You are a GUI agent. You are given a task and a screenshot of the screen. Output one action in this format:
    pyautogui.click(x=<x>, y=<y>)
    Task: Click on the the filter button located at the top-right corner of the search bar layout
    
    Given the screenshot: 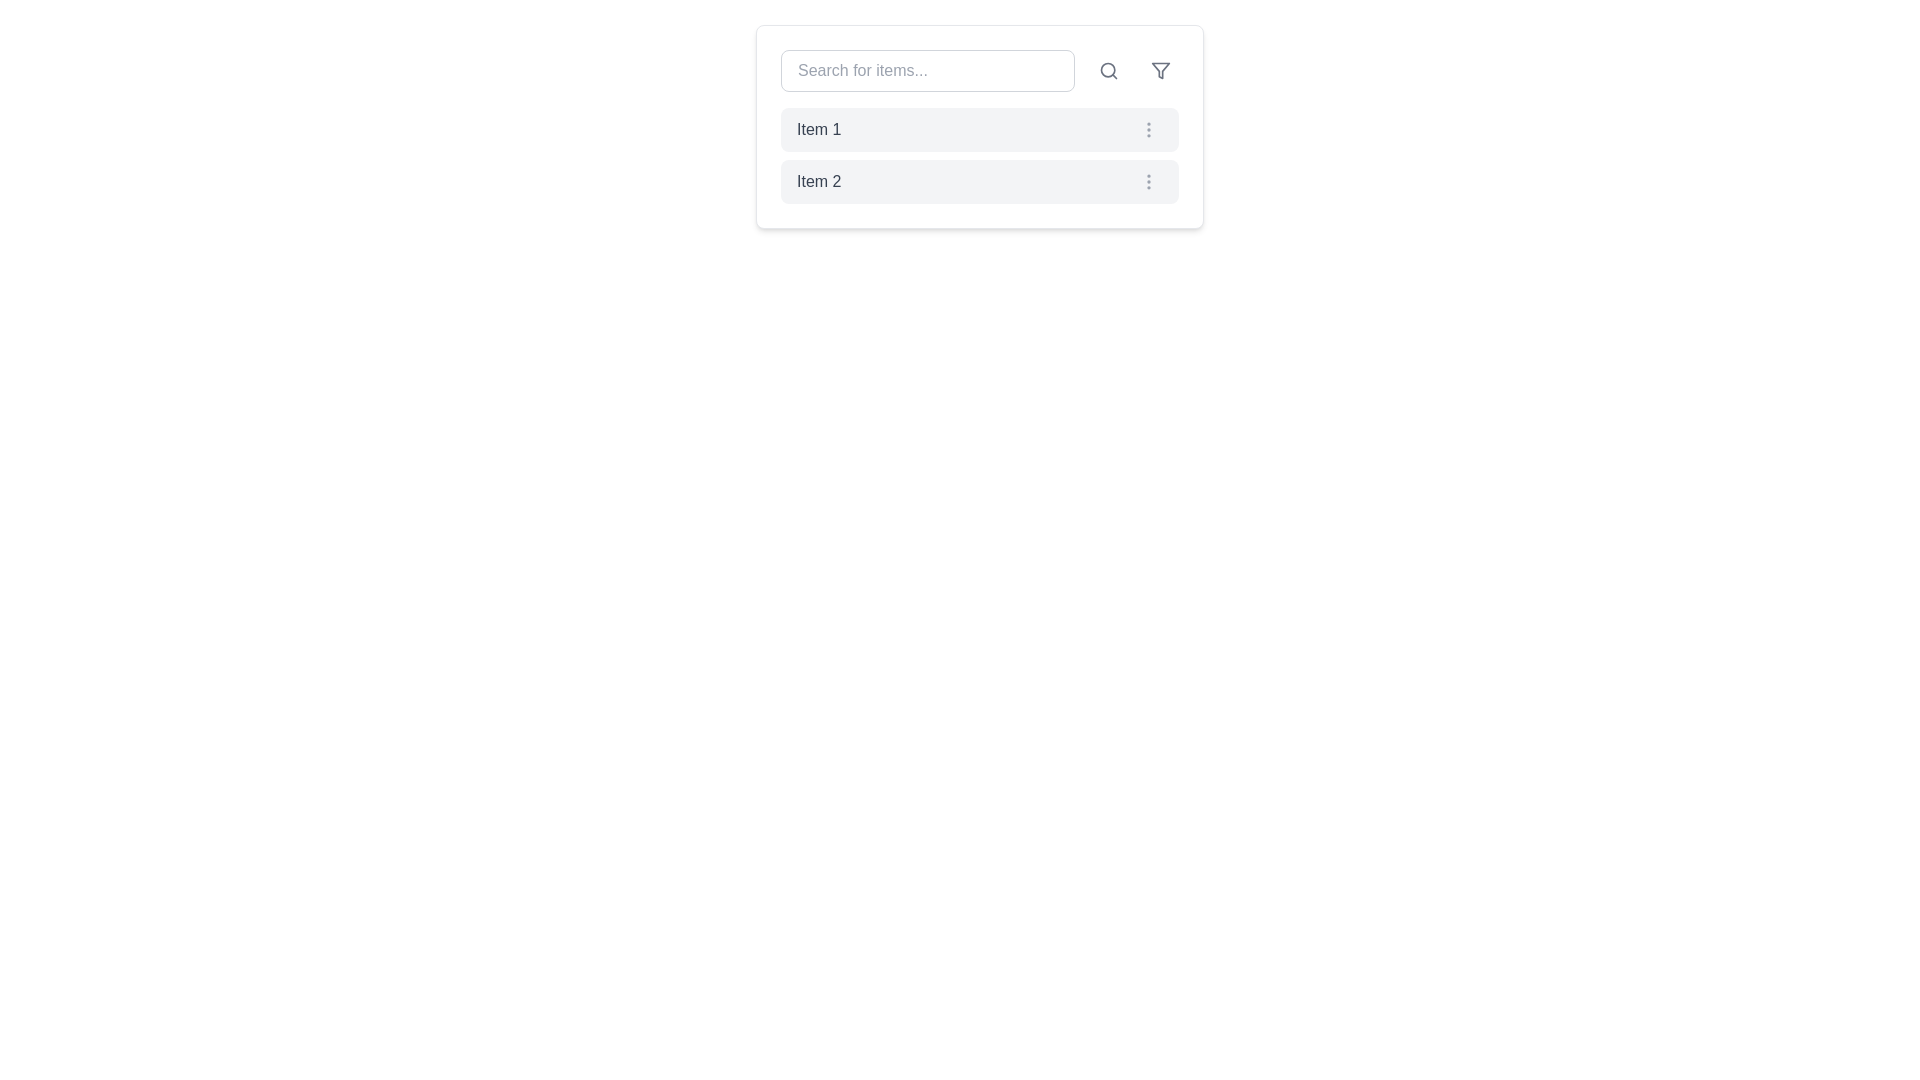 What is the action you would take?
    pyautogui.click(x=1161, y=69)
    